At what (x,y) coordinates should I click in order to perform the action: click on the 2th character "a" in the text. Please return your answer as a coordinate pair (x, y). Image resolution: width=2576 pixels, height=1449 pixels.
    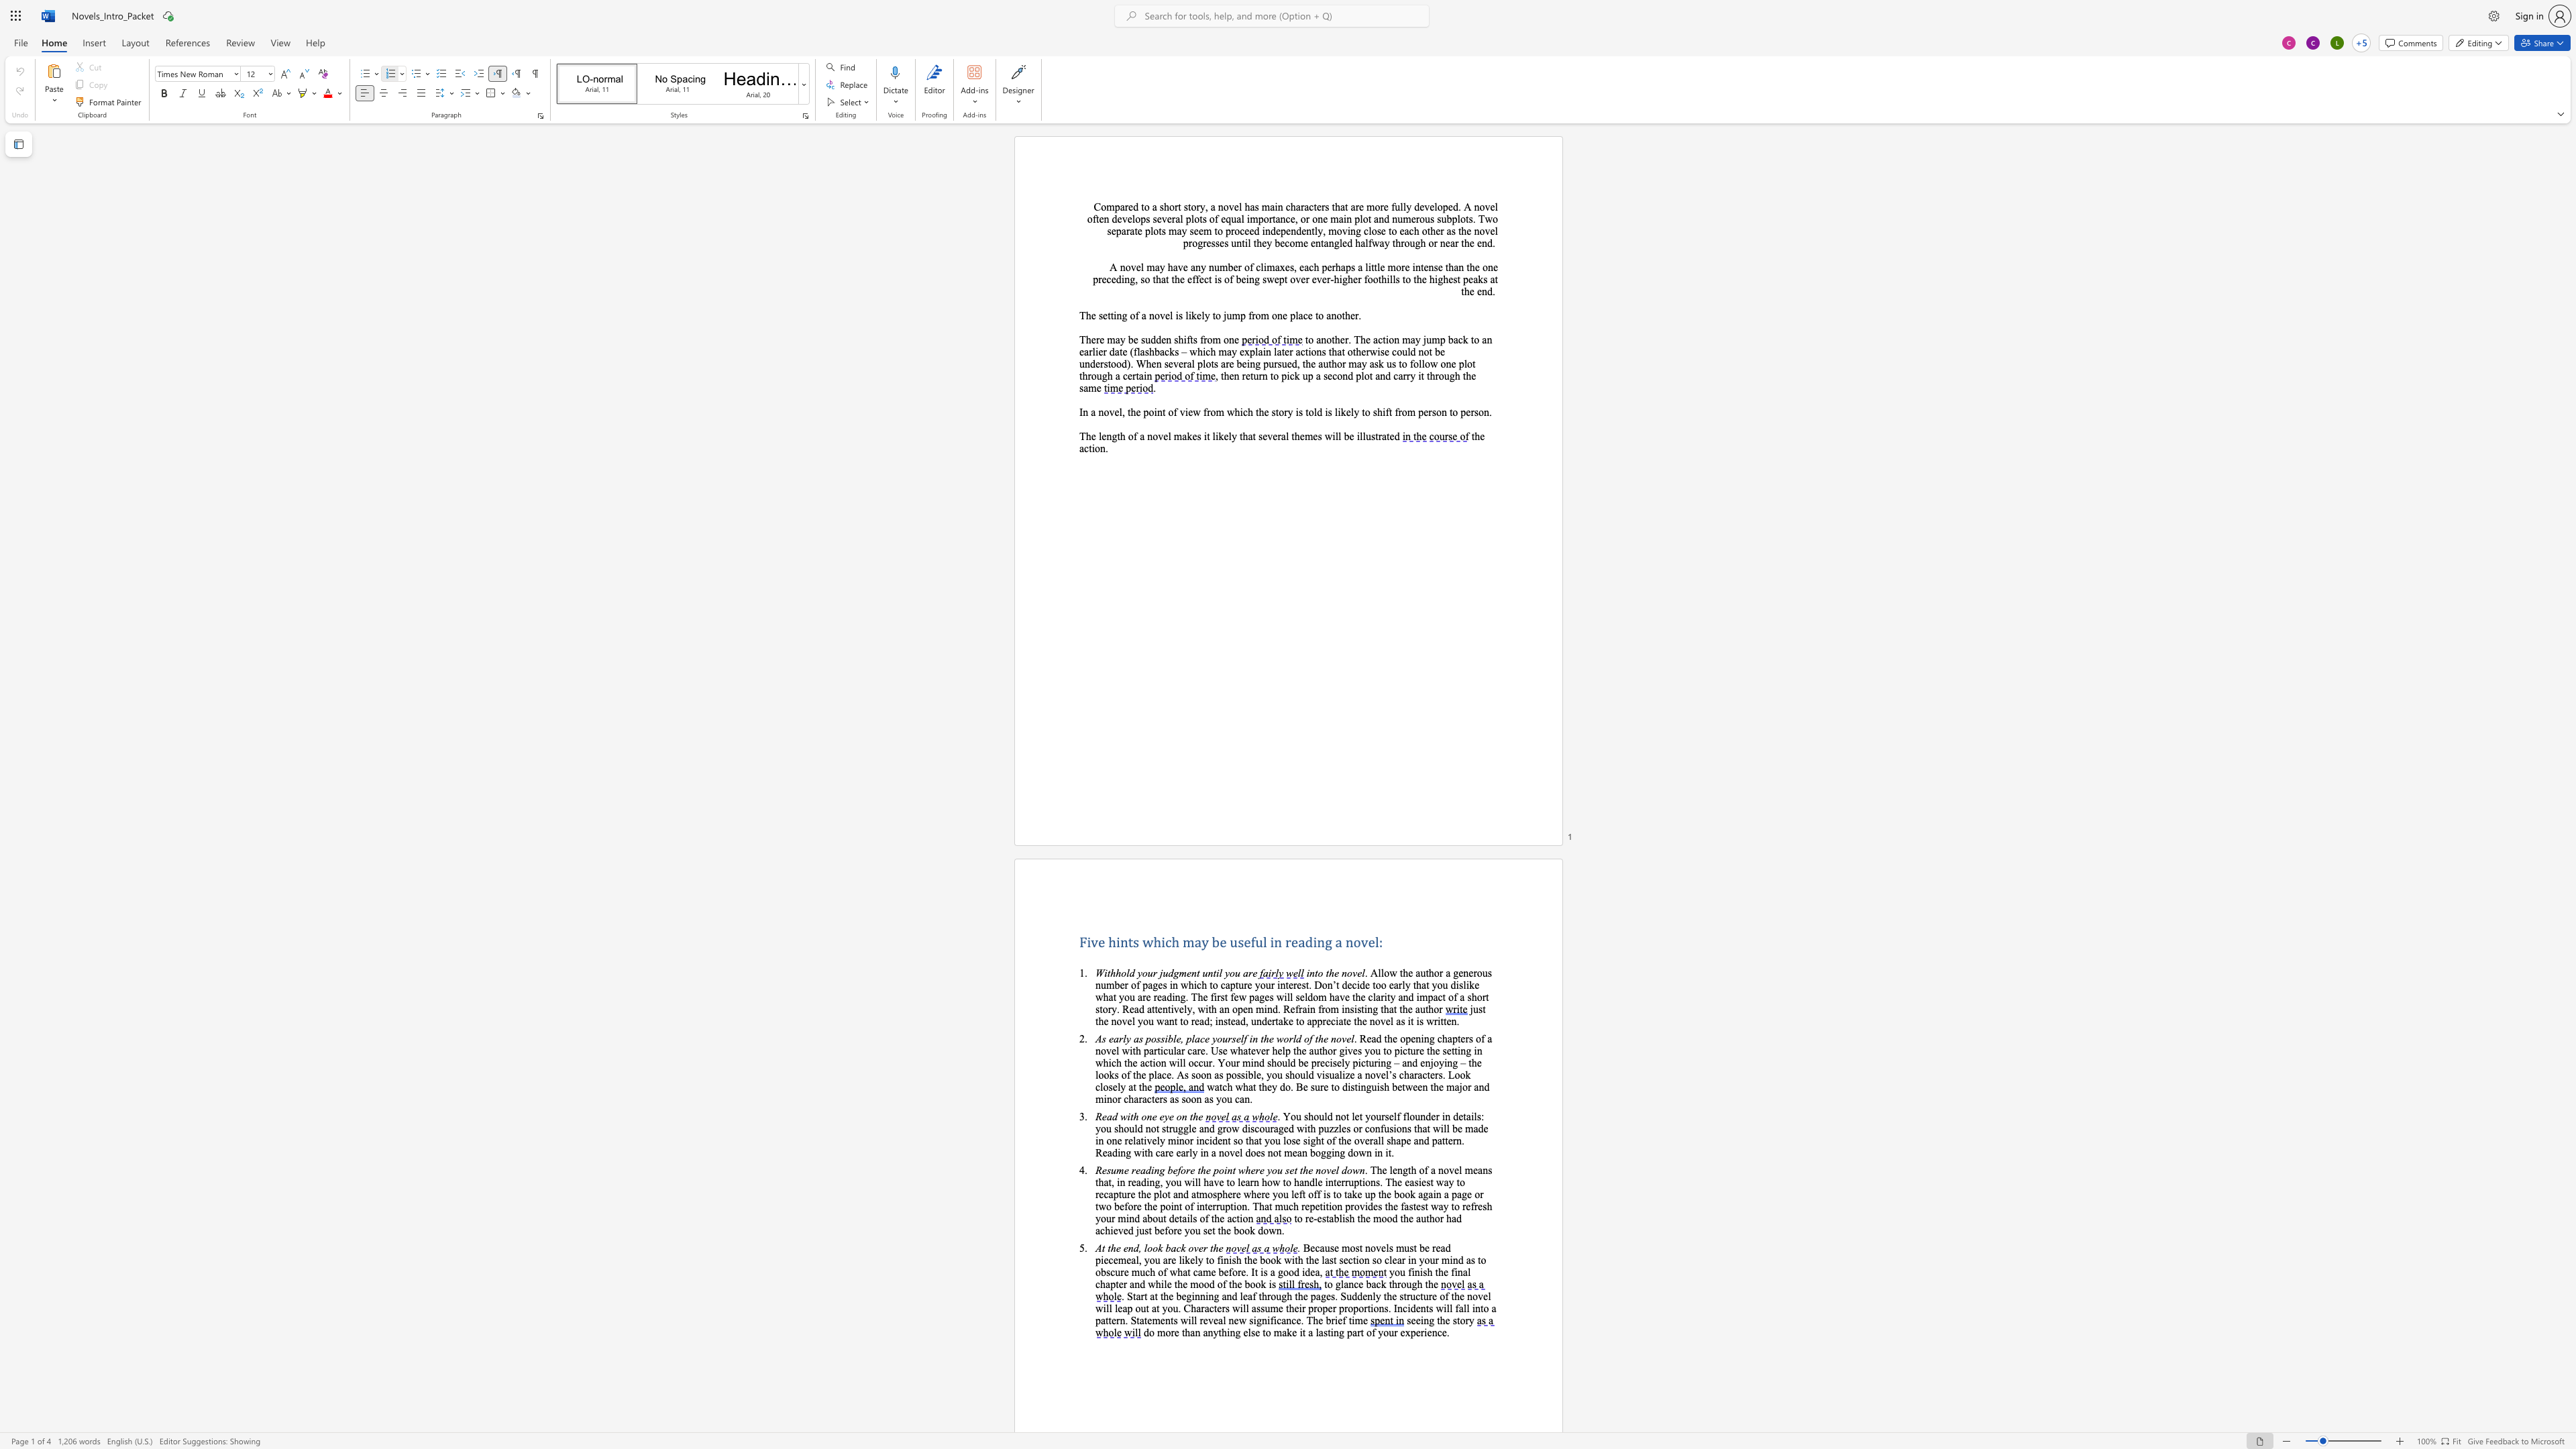
    Looking at the image, I should click on (1134, 1038).